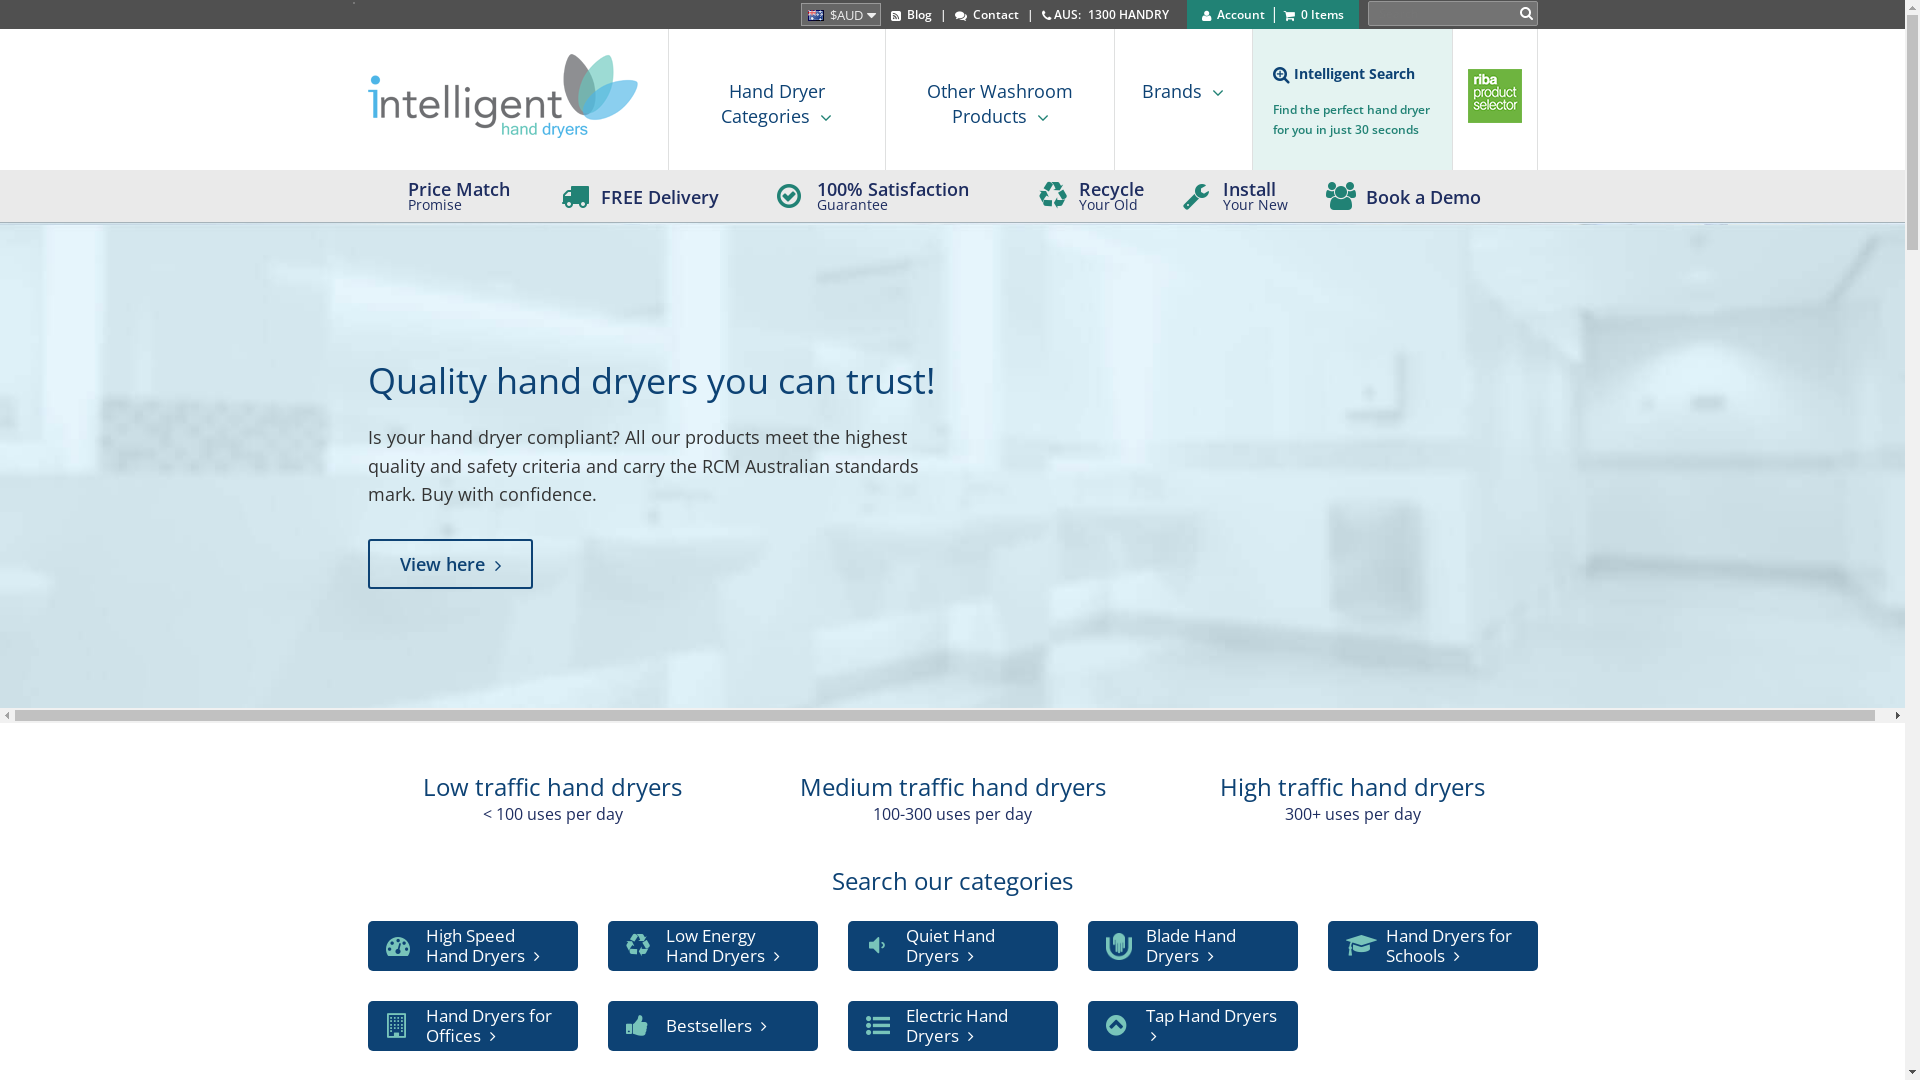 This screenshot has width=1920, height=1080. Describe the element at coordinates (552, 785) in the screenshot. I see `'Low traffic hand dryers'` at that location.